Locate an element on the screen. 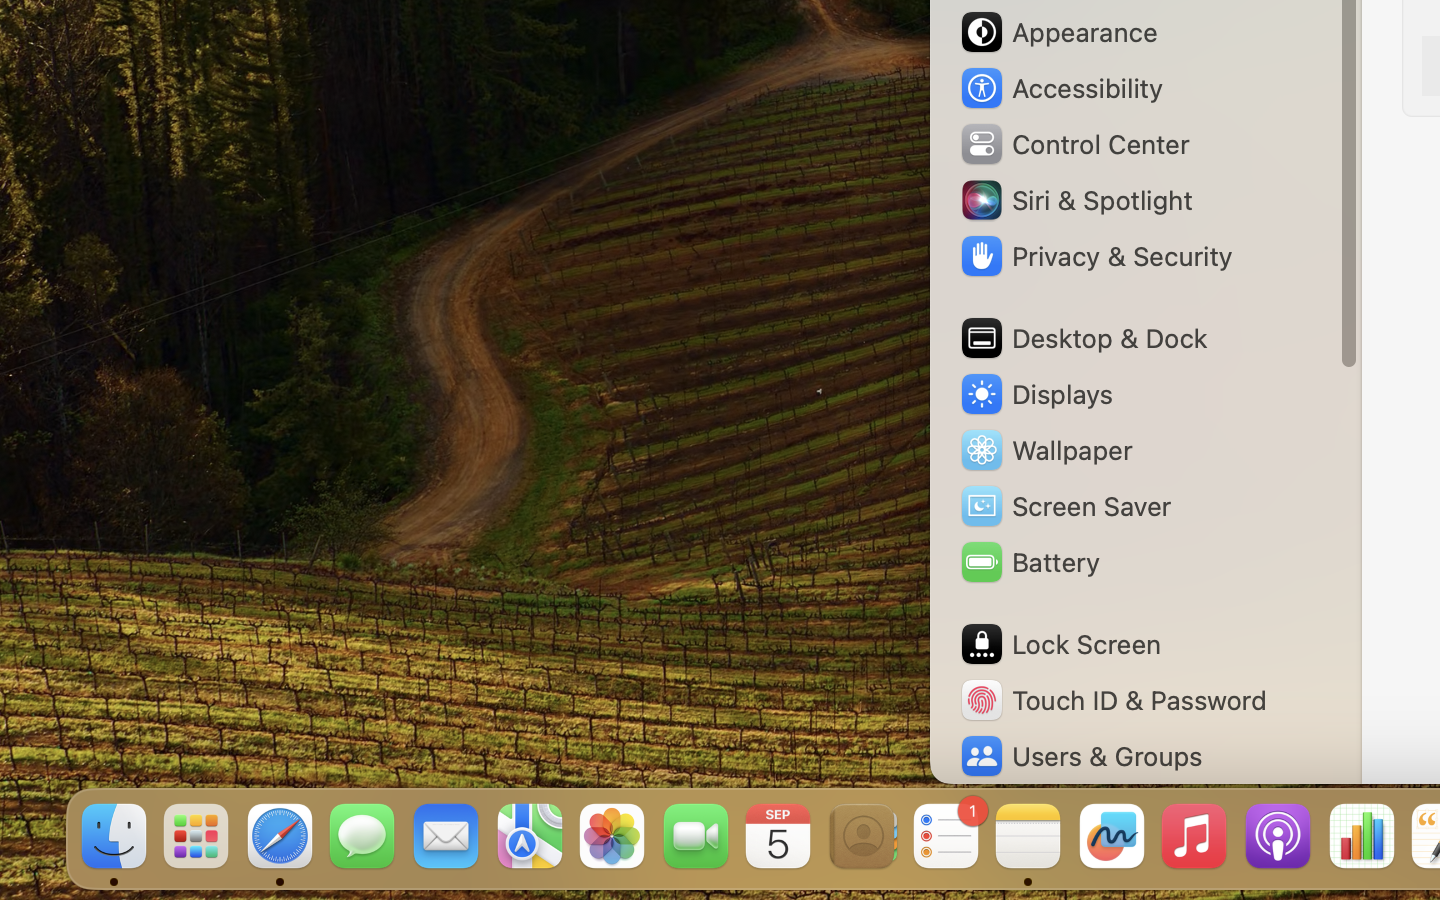  'Users & Groups' is located at coordinates (1080, 755).